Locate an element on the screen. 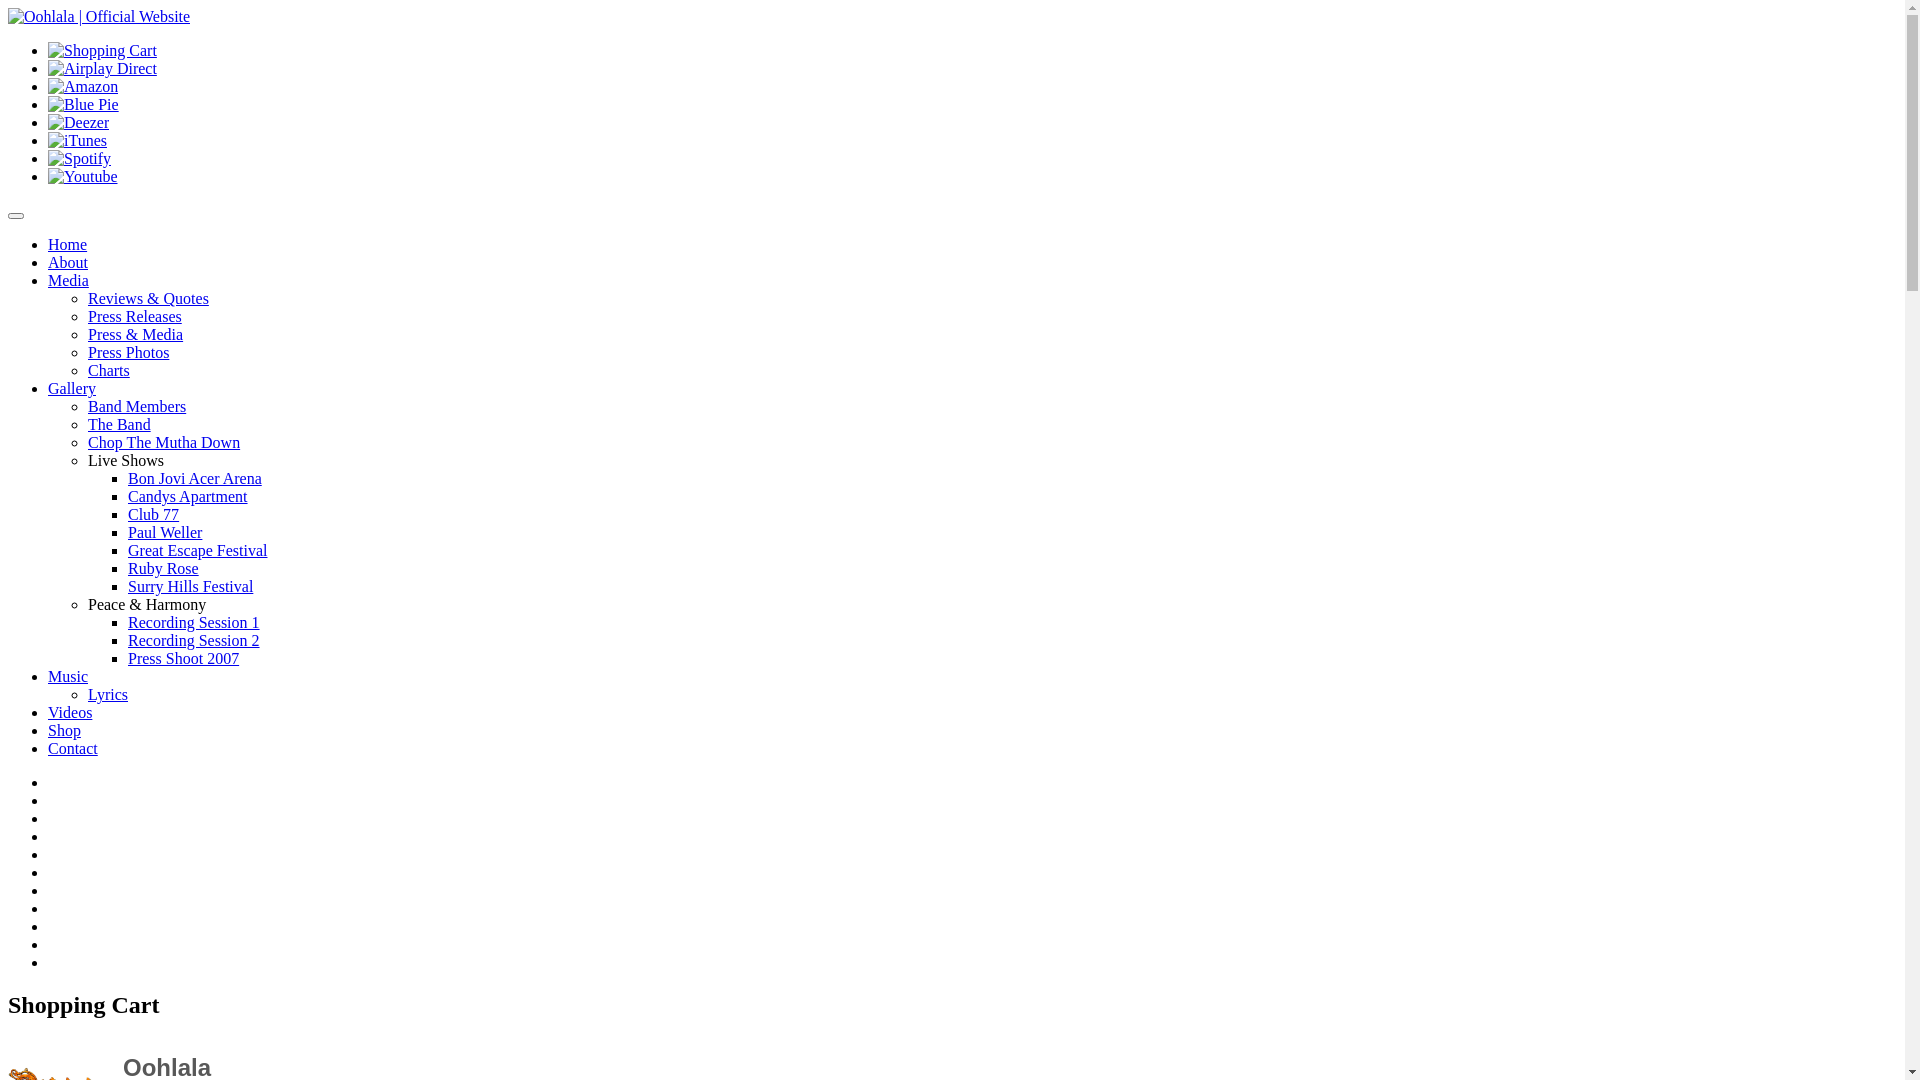 The image size is (1920, 1080). 'Charts' is located at coordinates (108, 370).